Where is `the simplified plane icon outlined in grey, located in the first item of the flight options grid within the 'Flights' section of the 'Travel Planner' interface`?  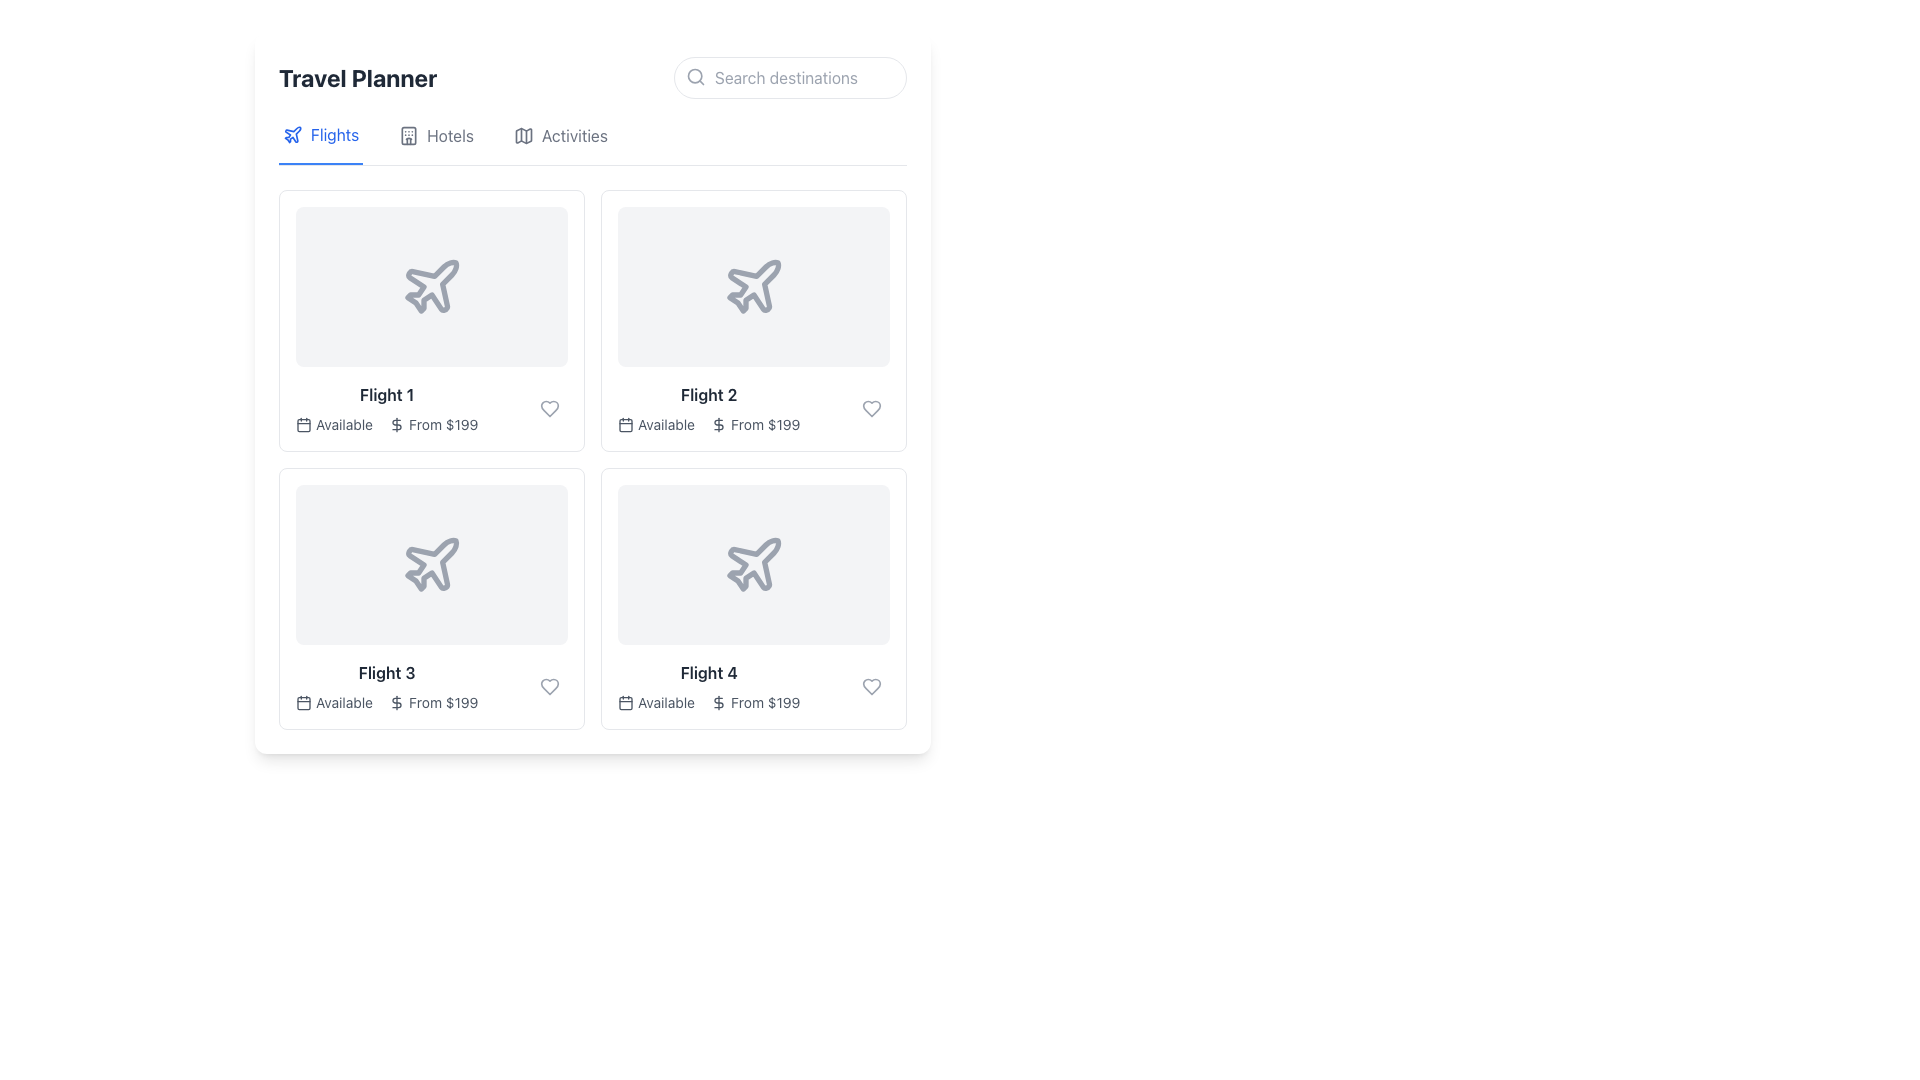 the simplified plane icon outlined in grey, located in the first item of the flight options grid within the 'Flights' section of the 'Travel Planner' interface is located at coordinates (291, 134).